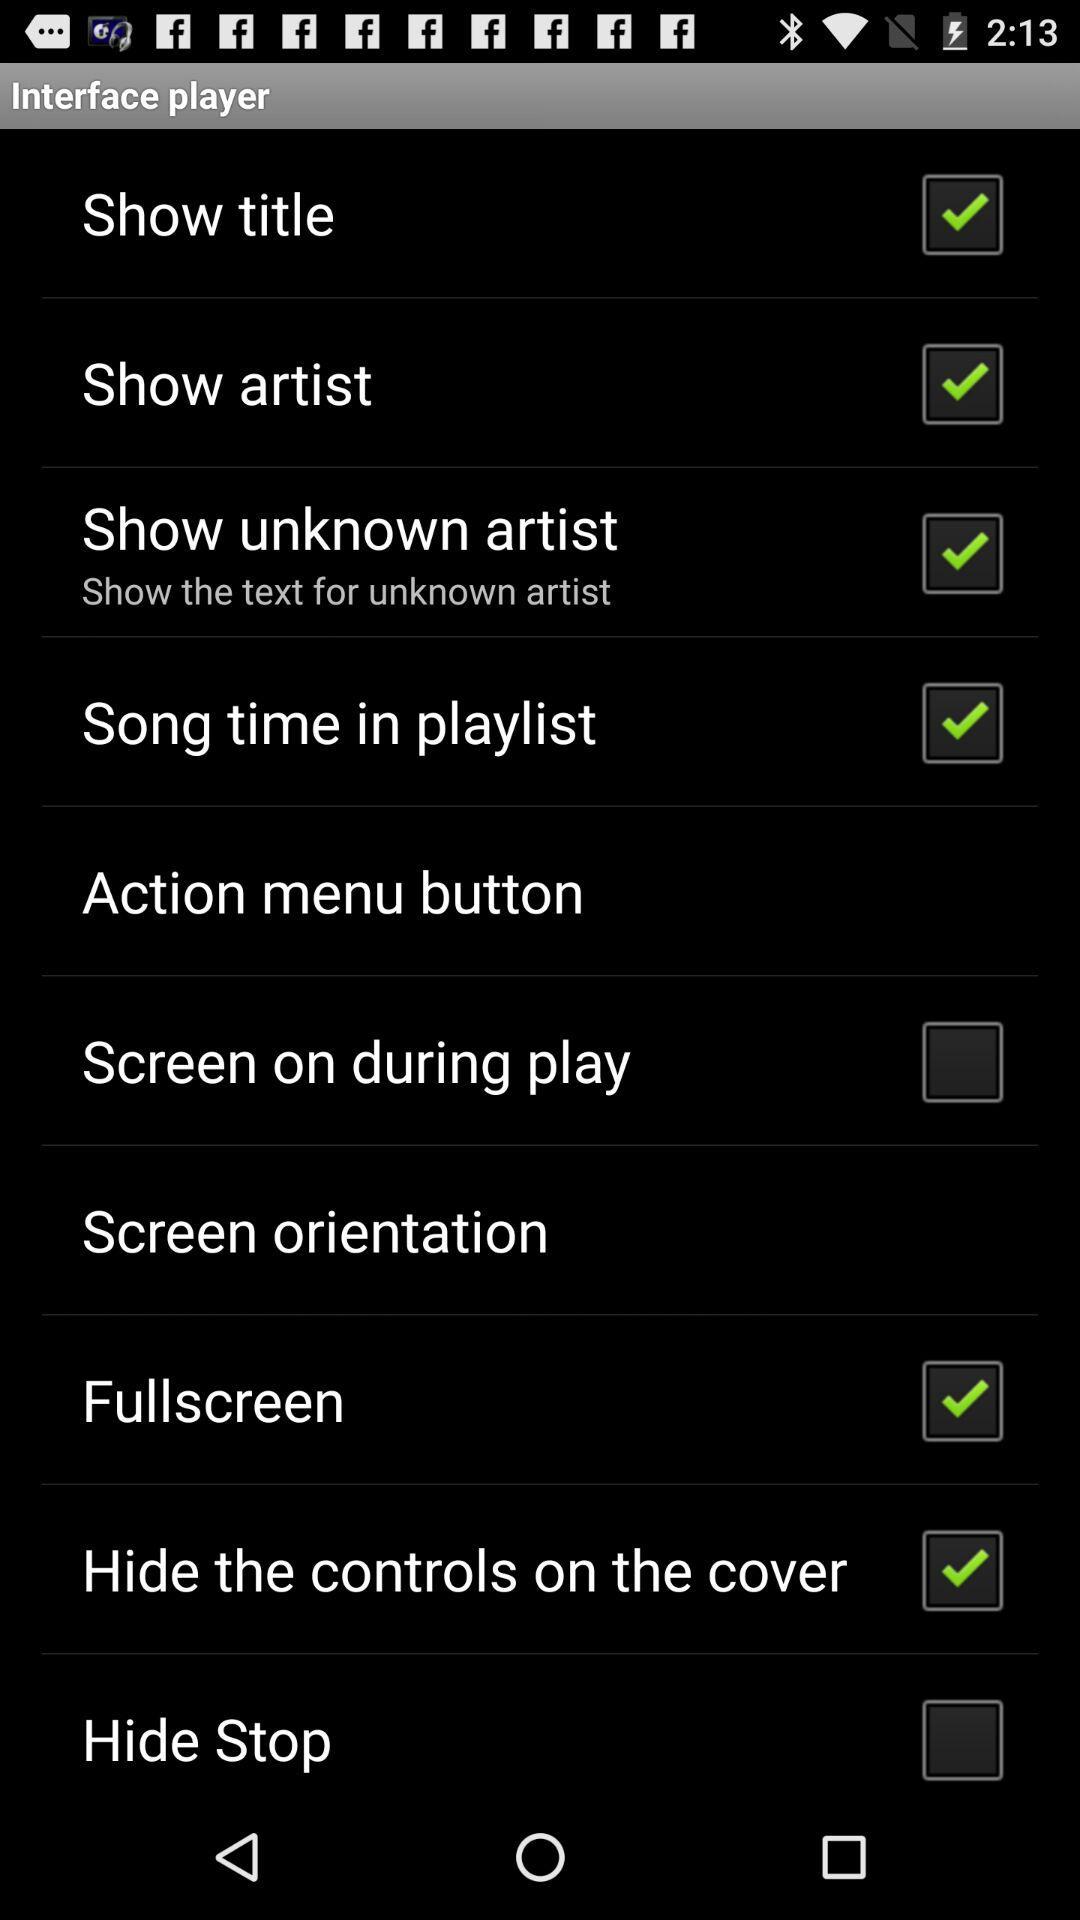 The image size is (1080, 1920). What do you see at coordinates (315, 1228) in the screenshot?
I see `the app above fullscreen icon` at bounding box center [315, 1228].